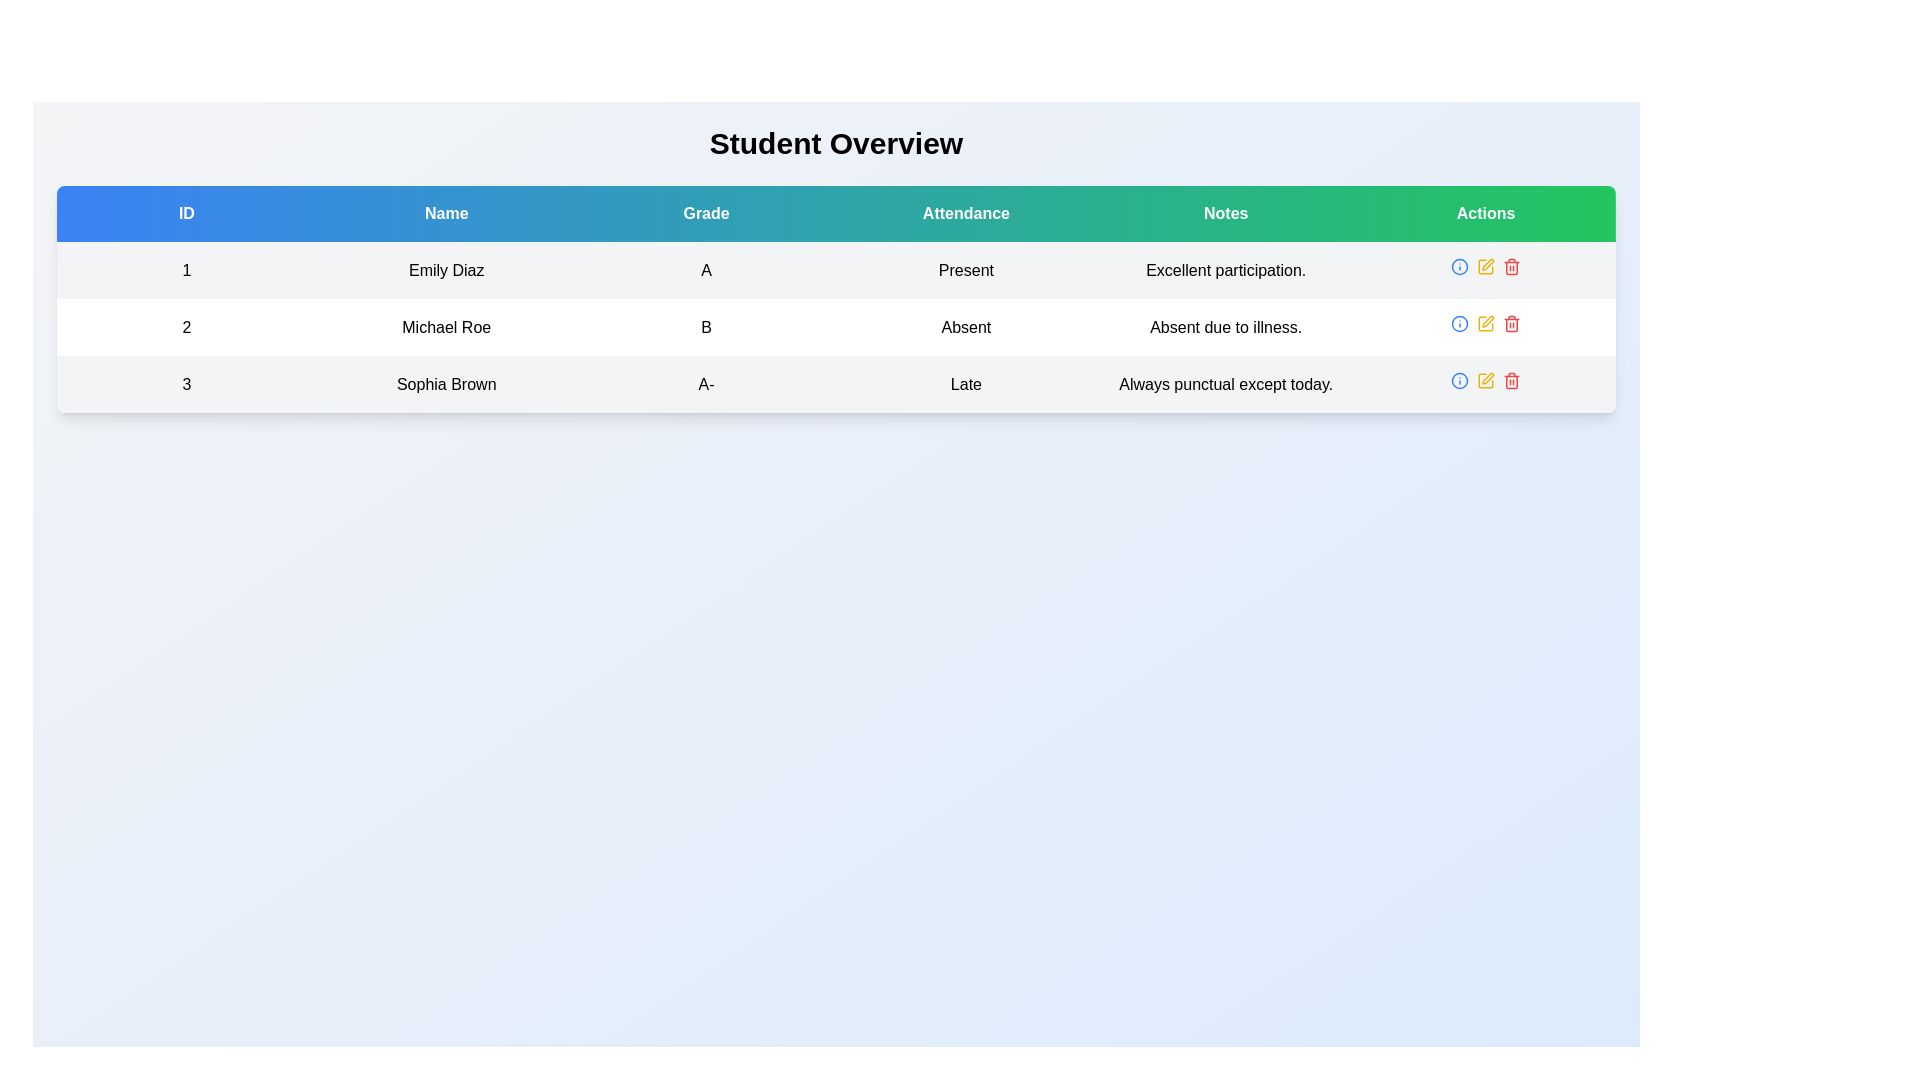 Image resolution: width=1920 pixels, height=1080 pixels. What do you see at coordinates (1512, 324) in the screenshot?
I see `the trash bin icon in the Actions column for the row corresponding to Michael Roe` at bounding box center [1512, 324].